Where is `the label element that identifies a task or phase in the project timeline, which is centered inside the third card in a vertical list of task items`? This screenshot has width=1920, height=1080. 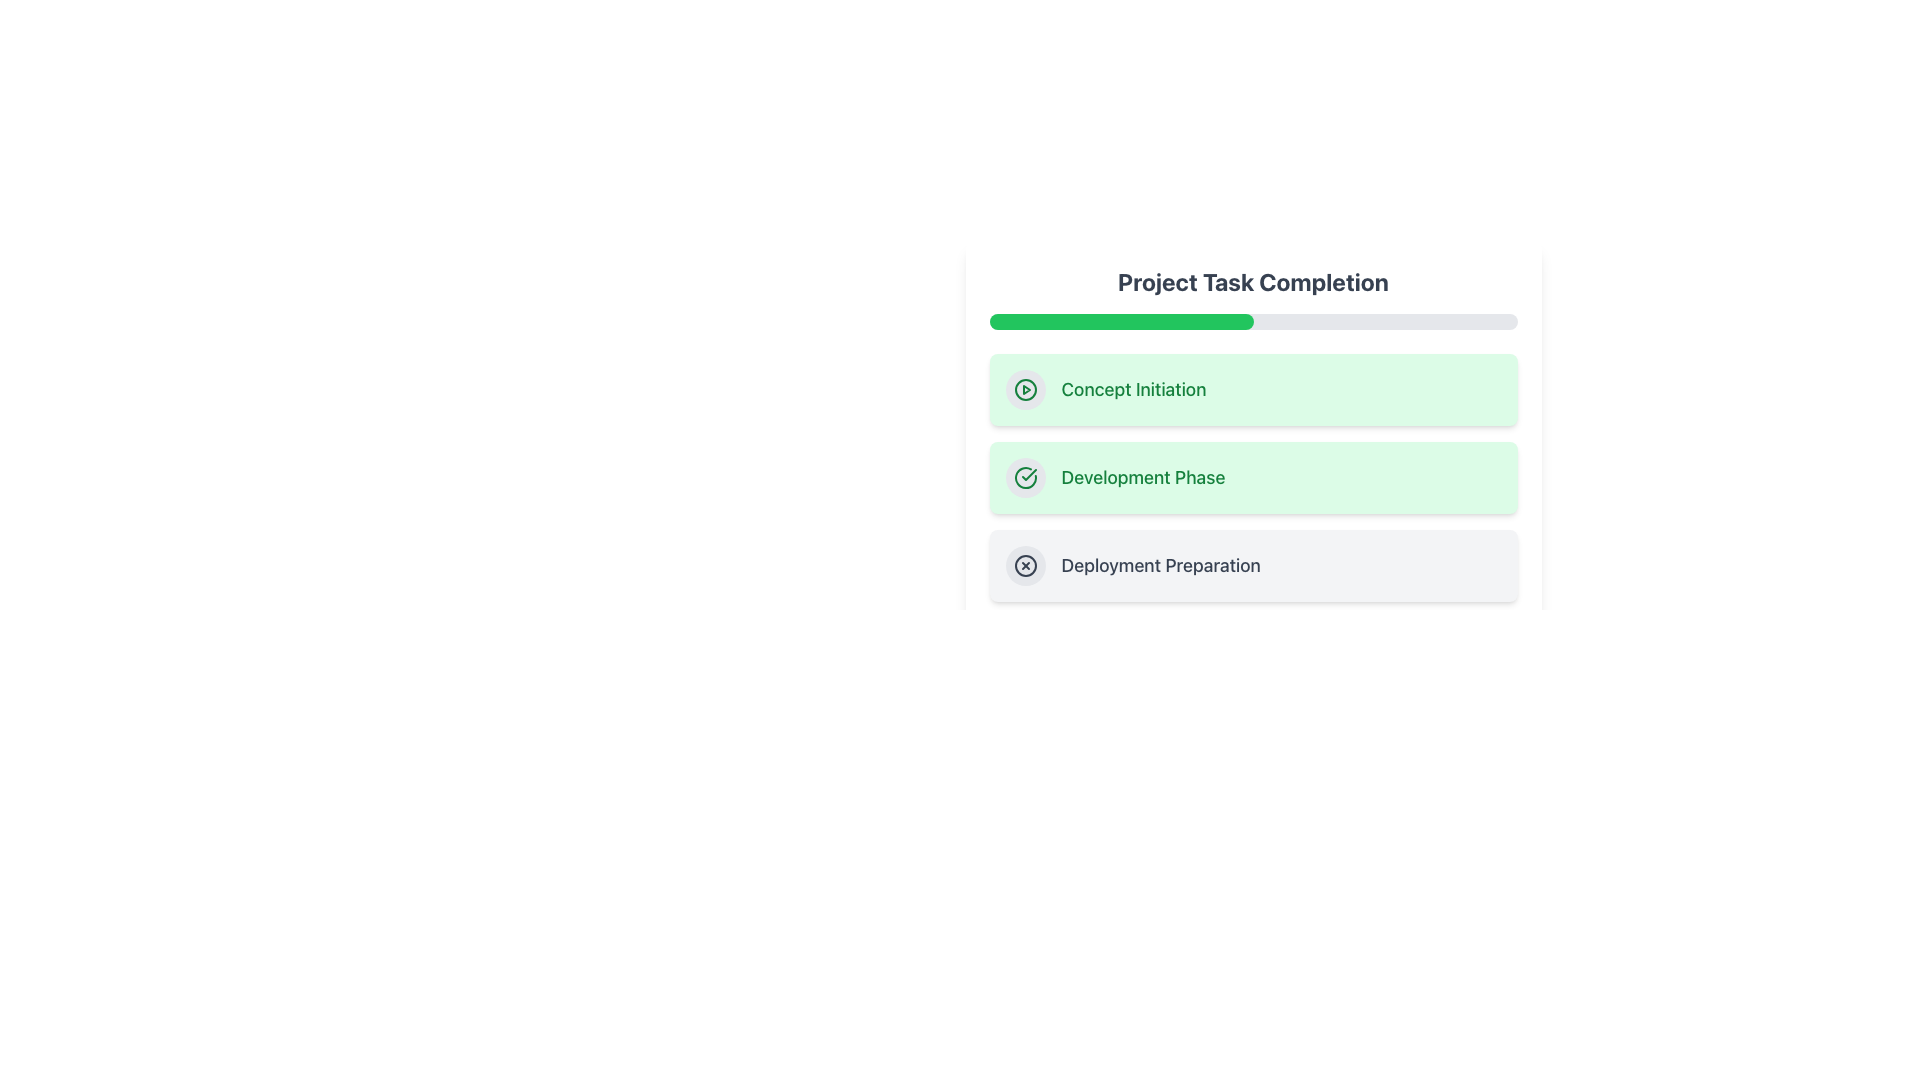
the label element that identifies a task or phase in the project timeline, which is centered inside the third card in a vertical list of task items is located at coordinates (1161, 566).